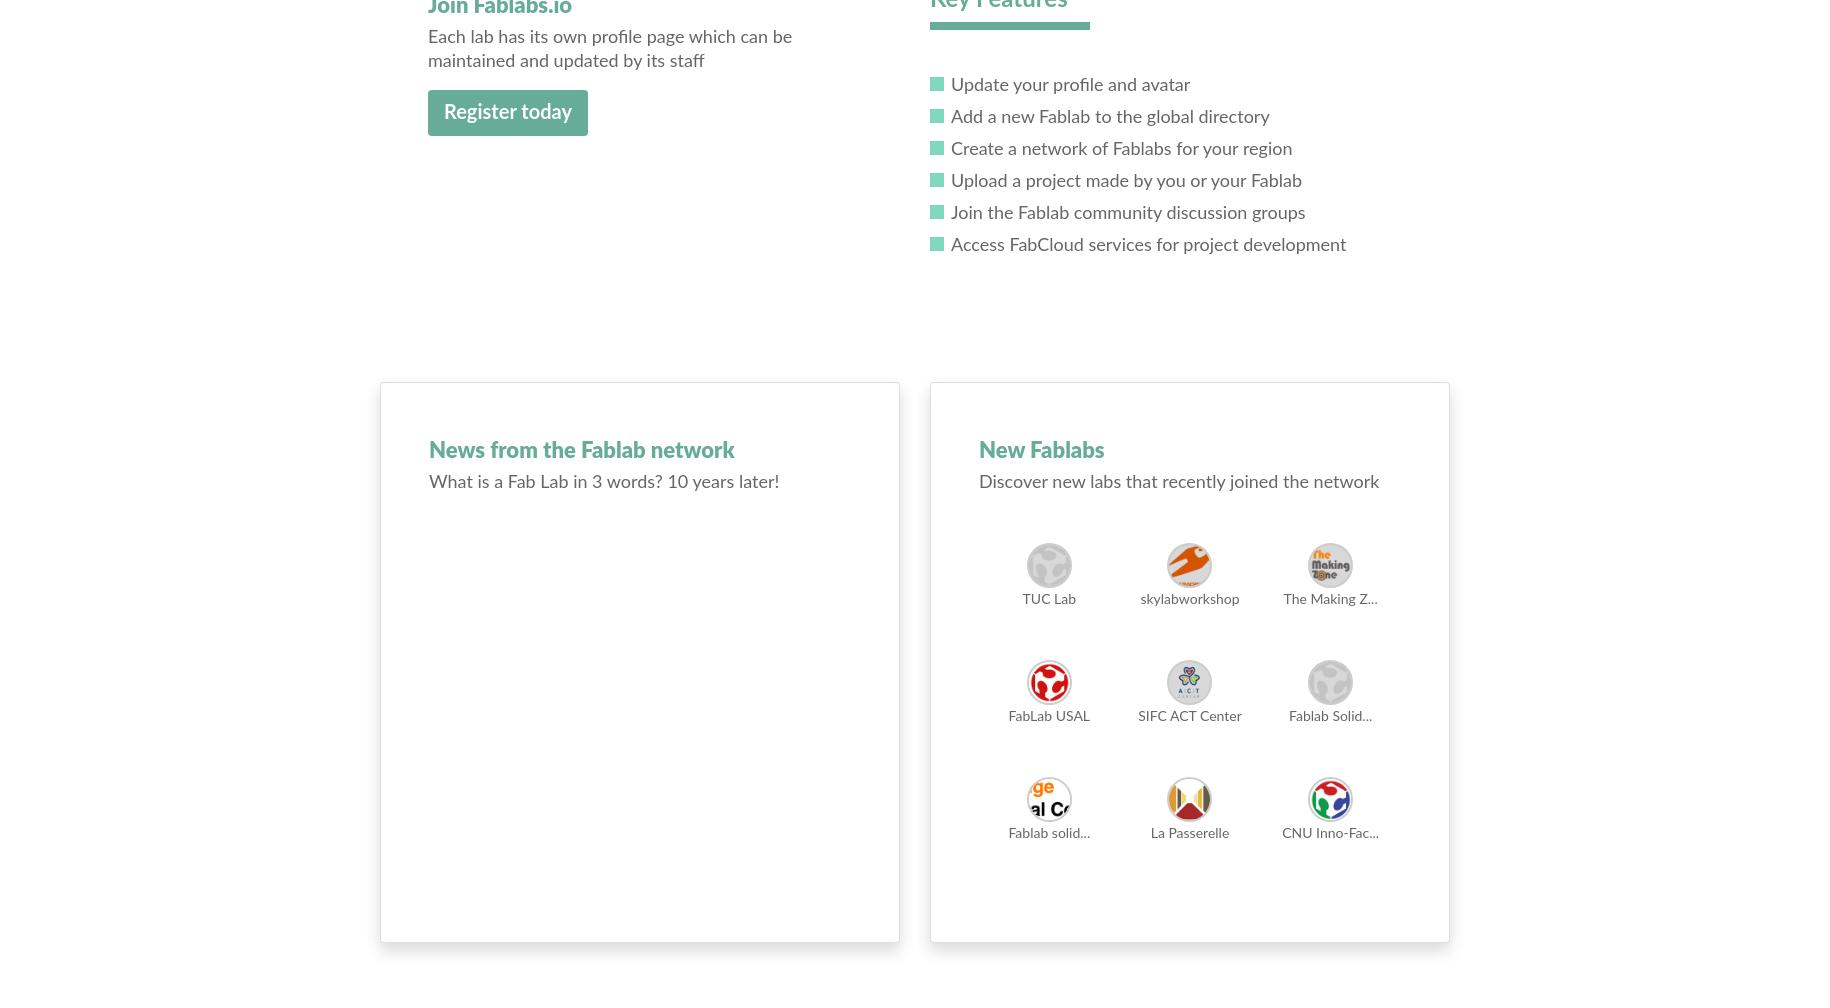  Describe the element at coordinates (1137, 716) in the screenshot. I see `'SIFC ACT Center'` at that location.